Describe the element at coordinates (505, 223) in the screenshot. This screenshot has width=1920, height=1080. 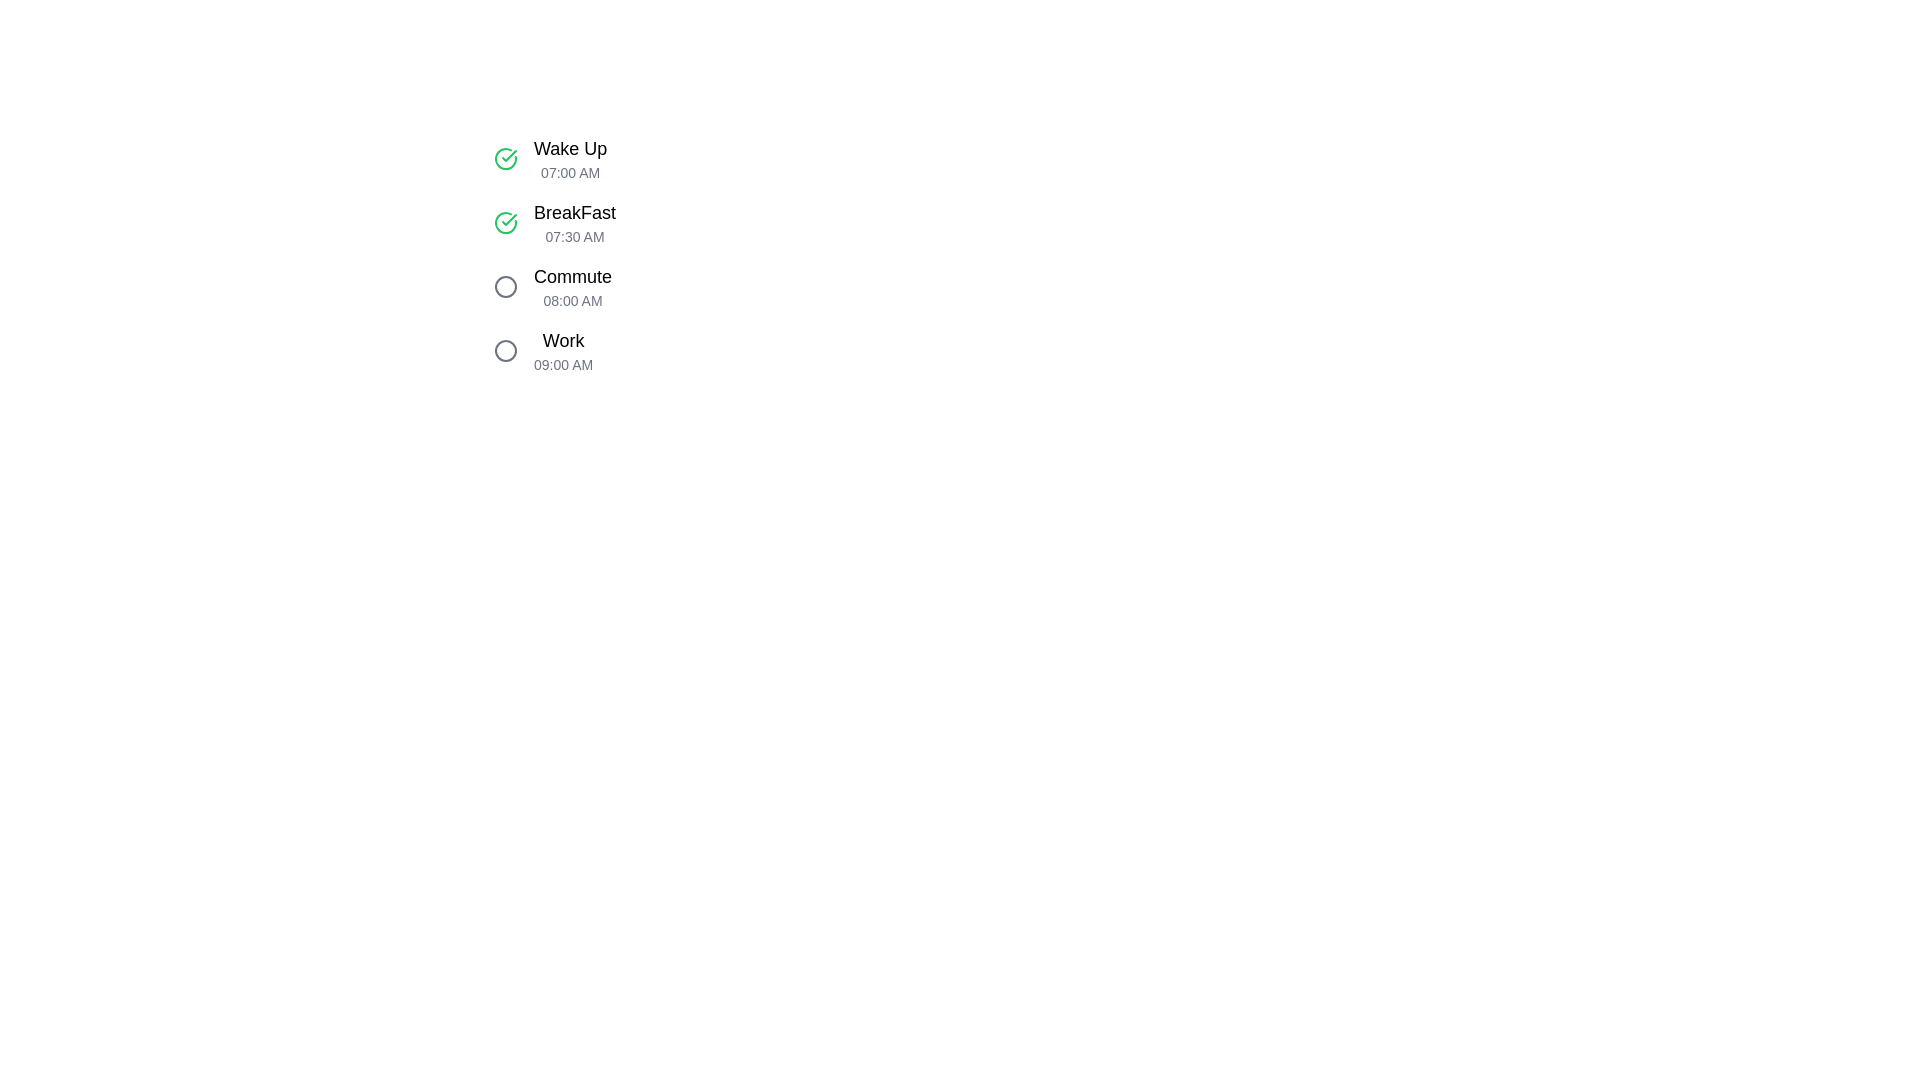
I see `associated status of the 'Wake Up' completion icon, which is the first in a vertical list and positioned to the left of the text 'Wake Up'` at that location.